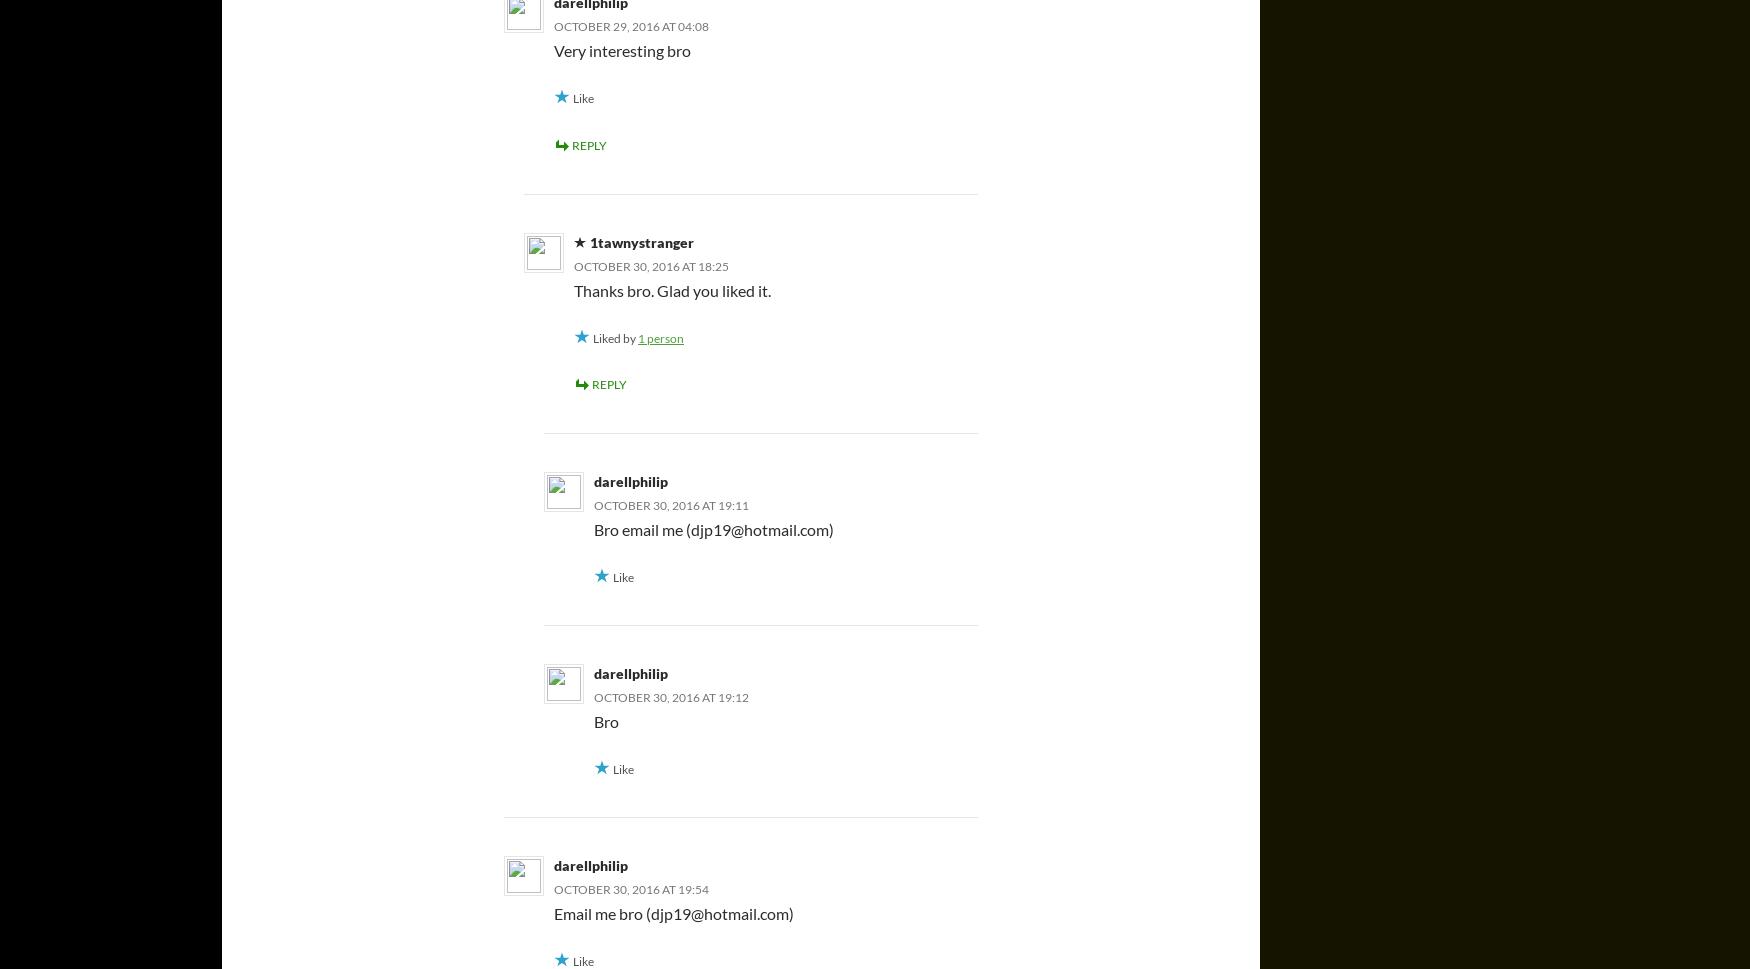 This screenshot has height=969, width=1750. What do you see at coordinates (593, 504) in the screenshot?
I see `'October 30, 2016 at 19:11'` at bounding box center [593, 504].